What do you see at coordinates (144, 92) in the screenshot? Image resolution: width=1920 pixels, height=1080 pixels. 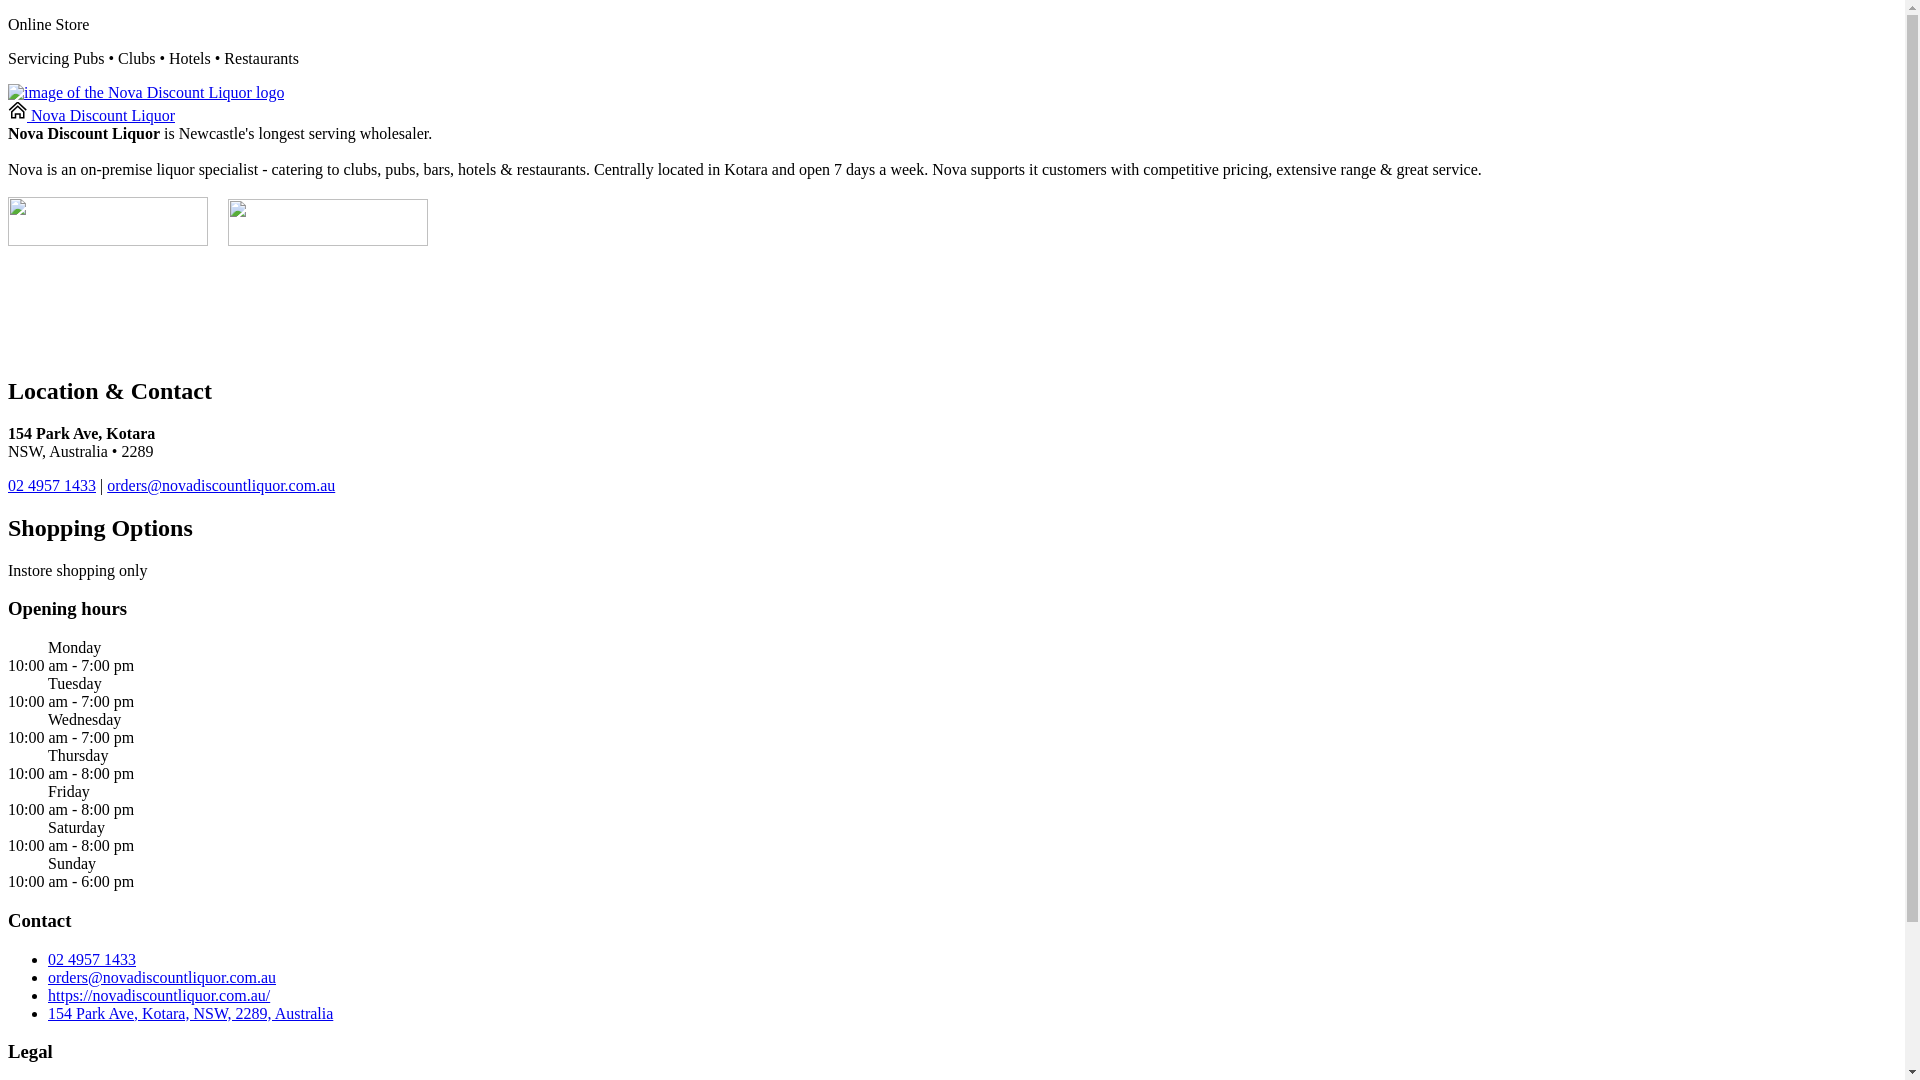 I see `'image of the Nova Discount Liquor logo'` at bounding box center [144, 92].